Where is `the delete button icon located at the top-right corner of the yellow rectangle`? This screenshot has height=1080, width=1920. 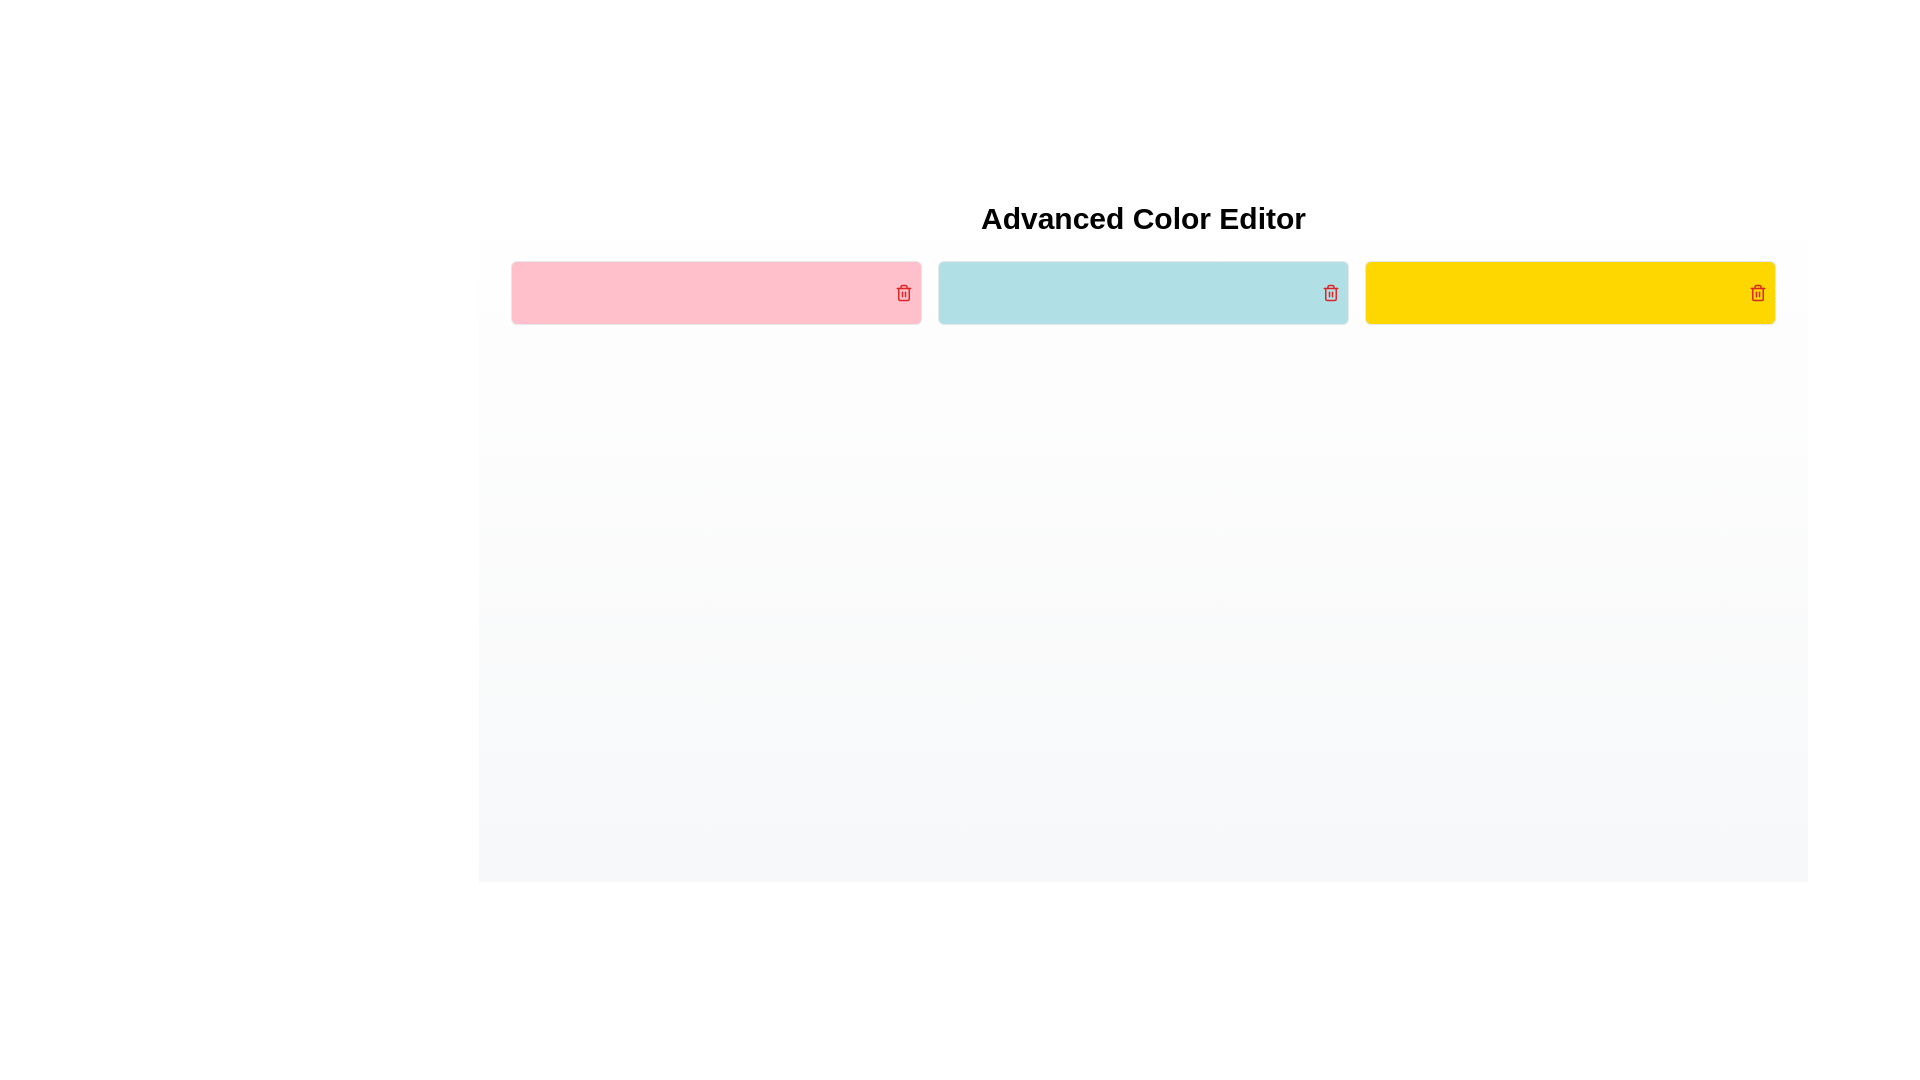 the delete button icon located at the top-right corner of the yellow rectangle is located at coordinates (1756, 293).